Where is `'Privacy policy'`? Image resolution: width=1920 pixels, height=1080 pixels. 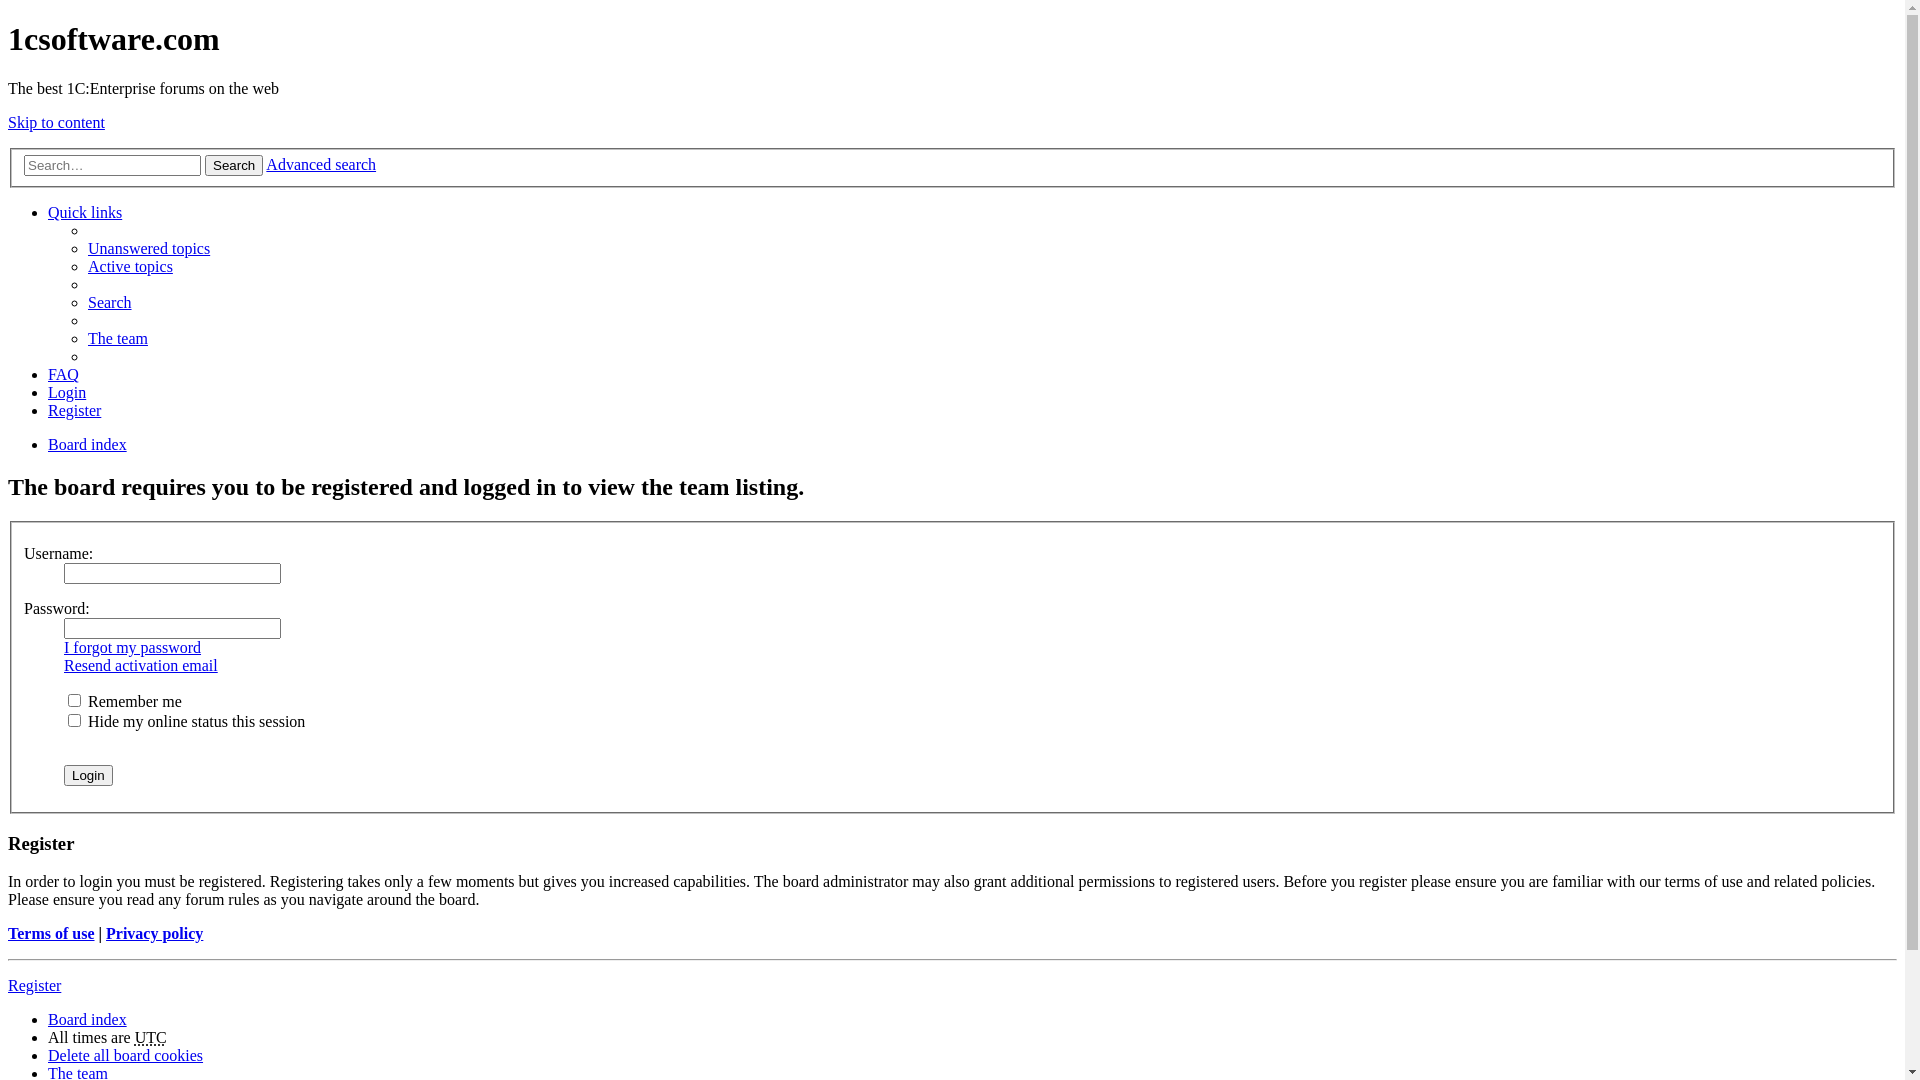
'Privacy policy' is located at coordinates (153, 933).